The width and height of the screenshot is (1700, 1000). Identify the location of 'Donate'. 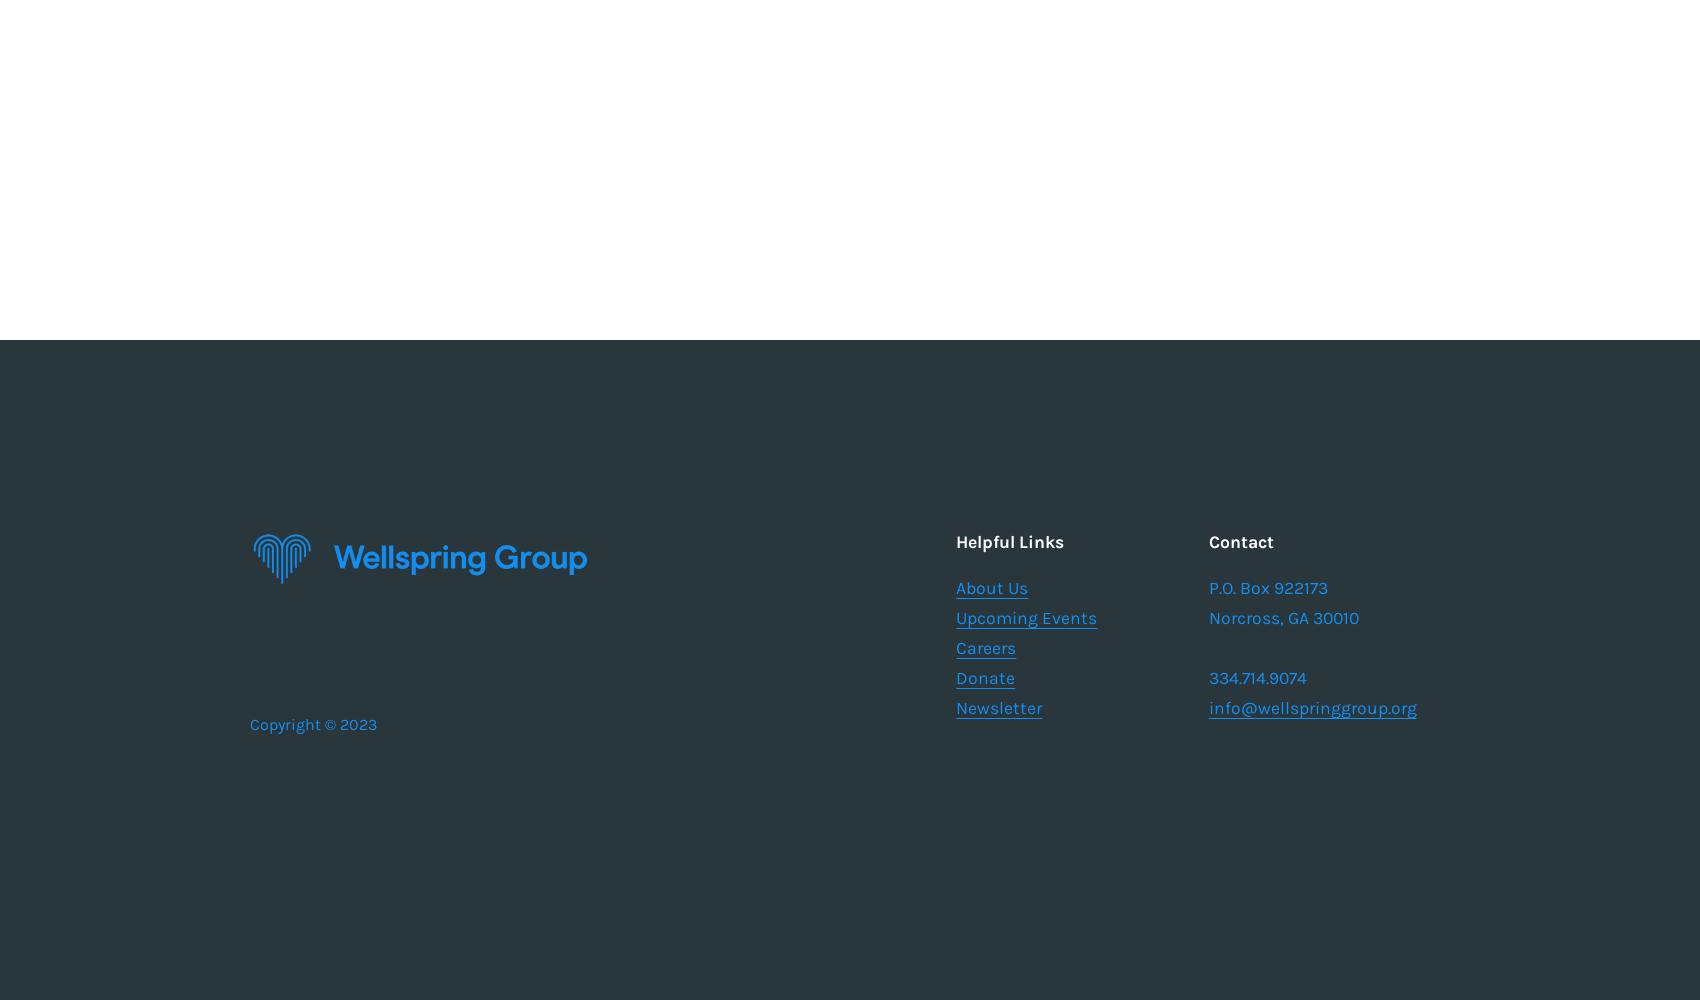
(984, 677).